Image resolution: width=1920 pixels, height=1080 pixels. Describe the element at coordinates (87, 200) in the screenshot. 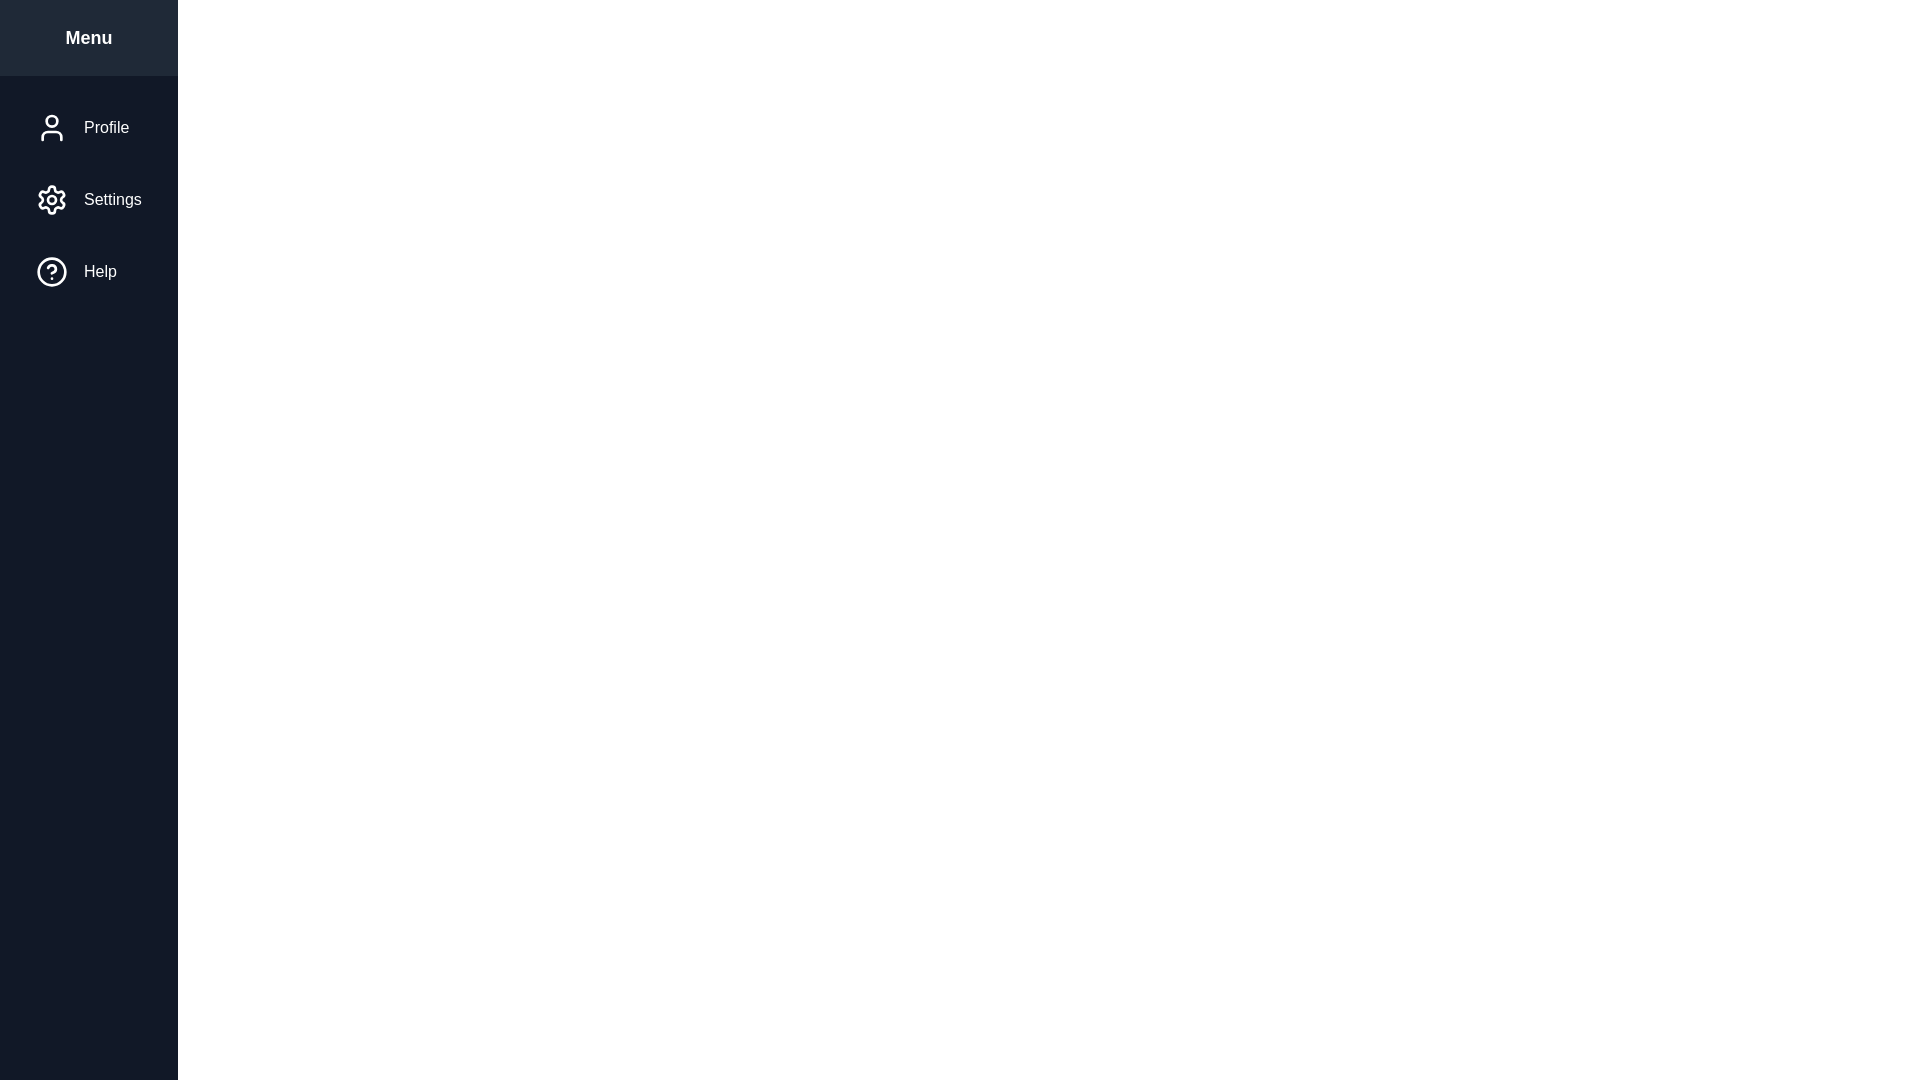

I see `the menu option Settings to highlight it` at that location.